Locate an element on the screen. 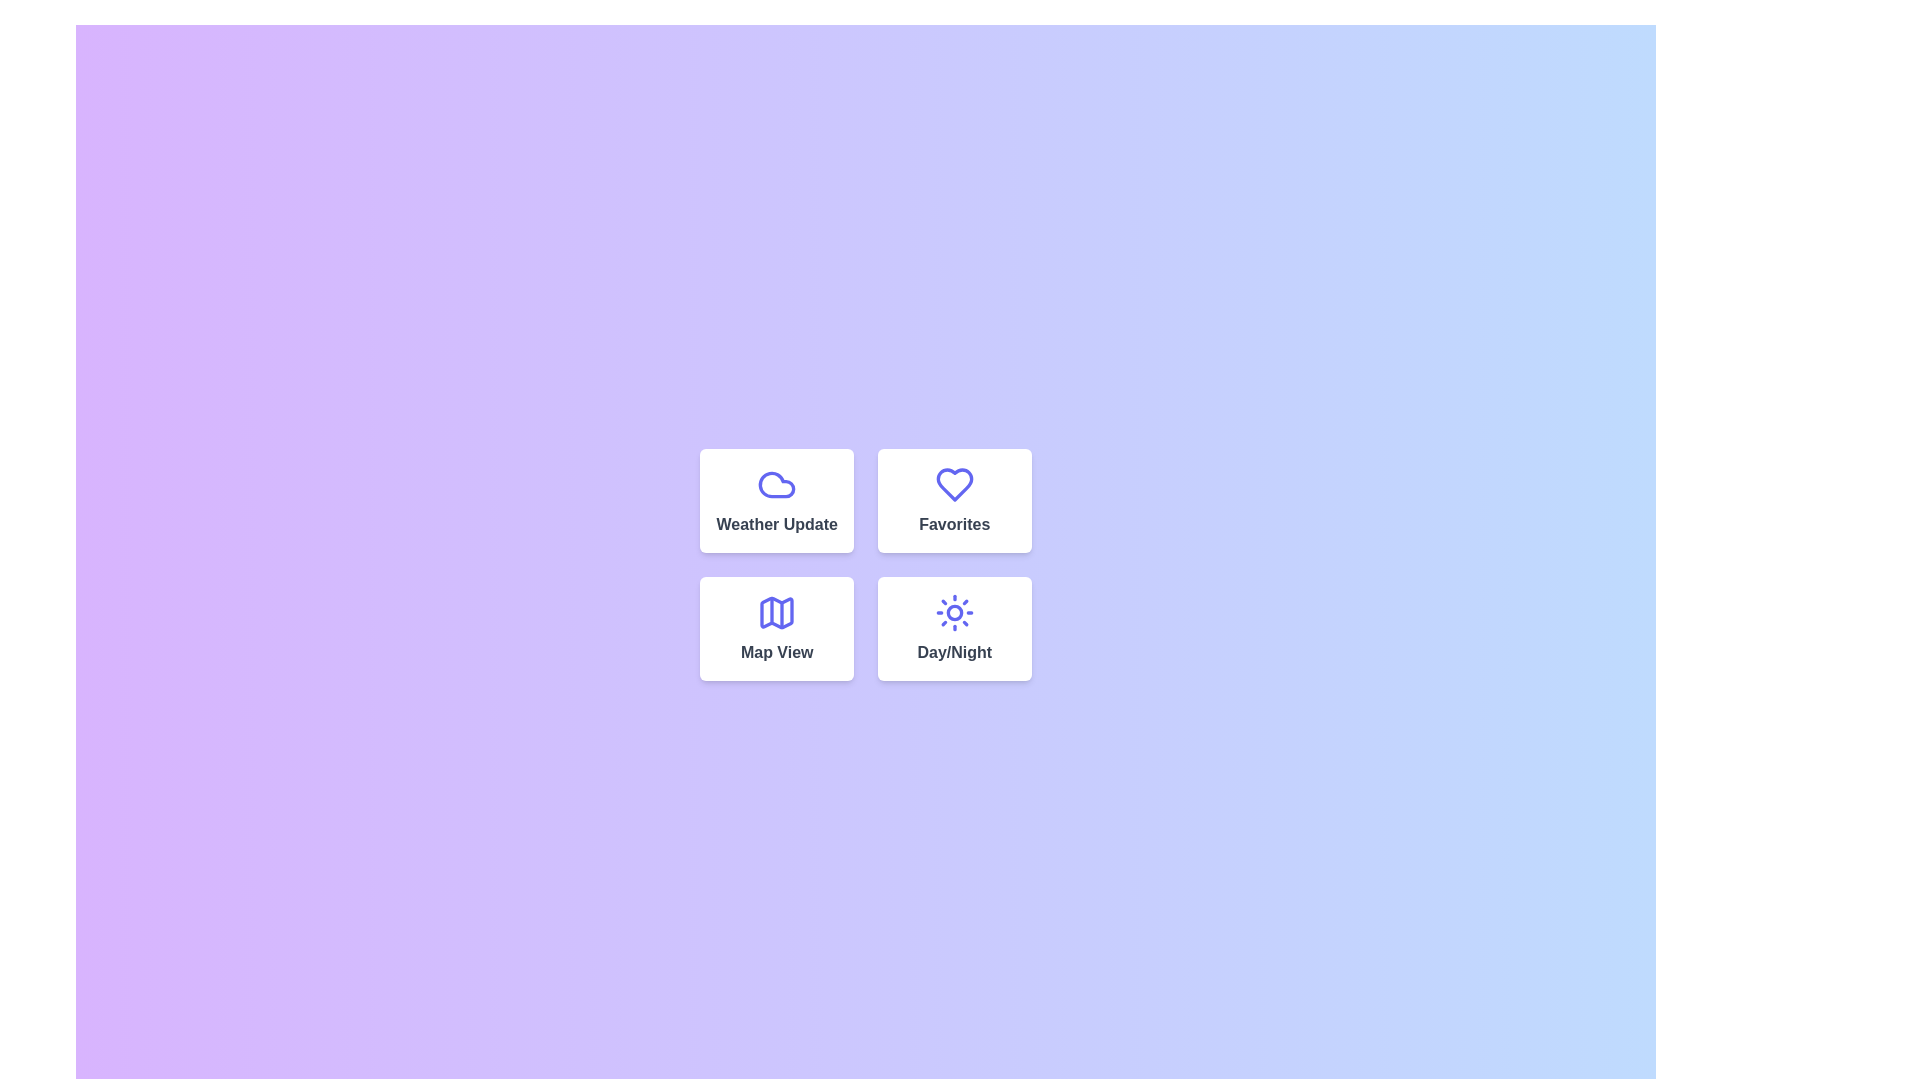  the interactive weather card located at the top left corner of the card grid is located at coordinates (776, 500).